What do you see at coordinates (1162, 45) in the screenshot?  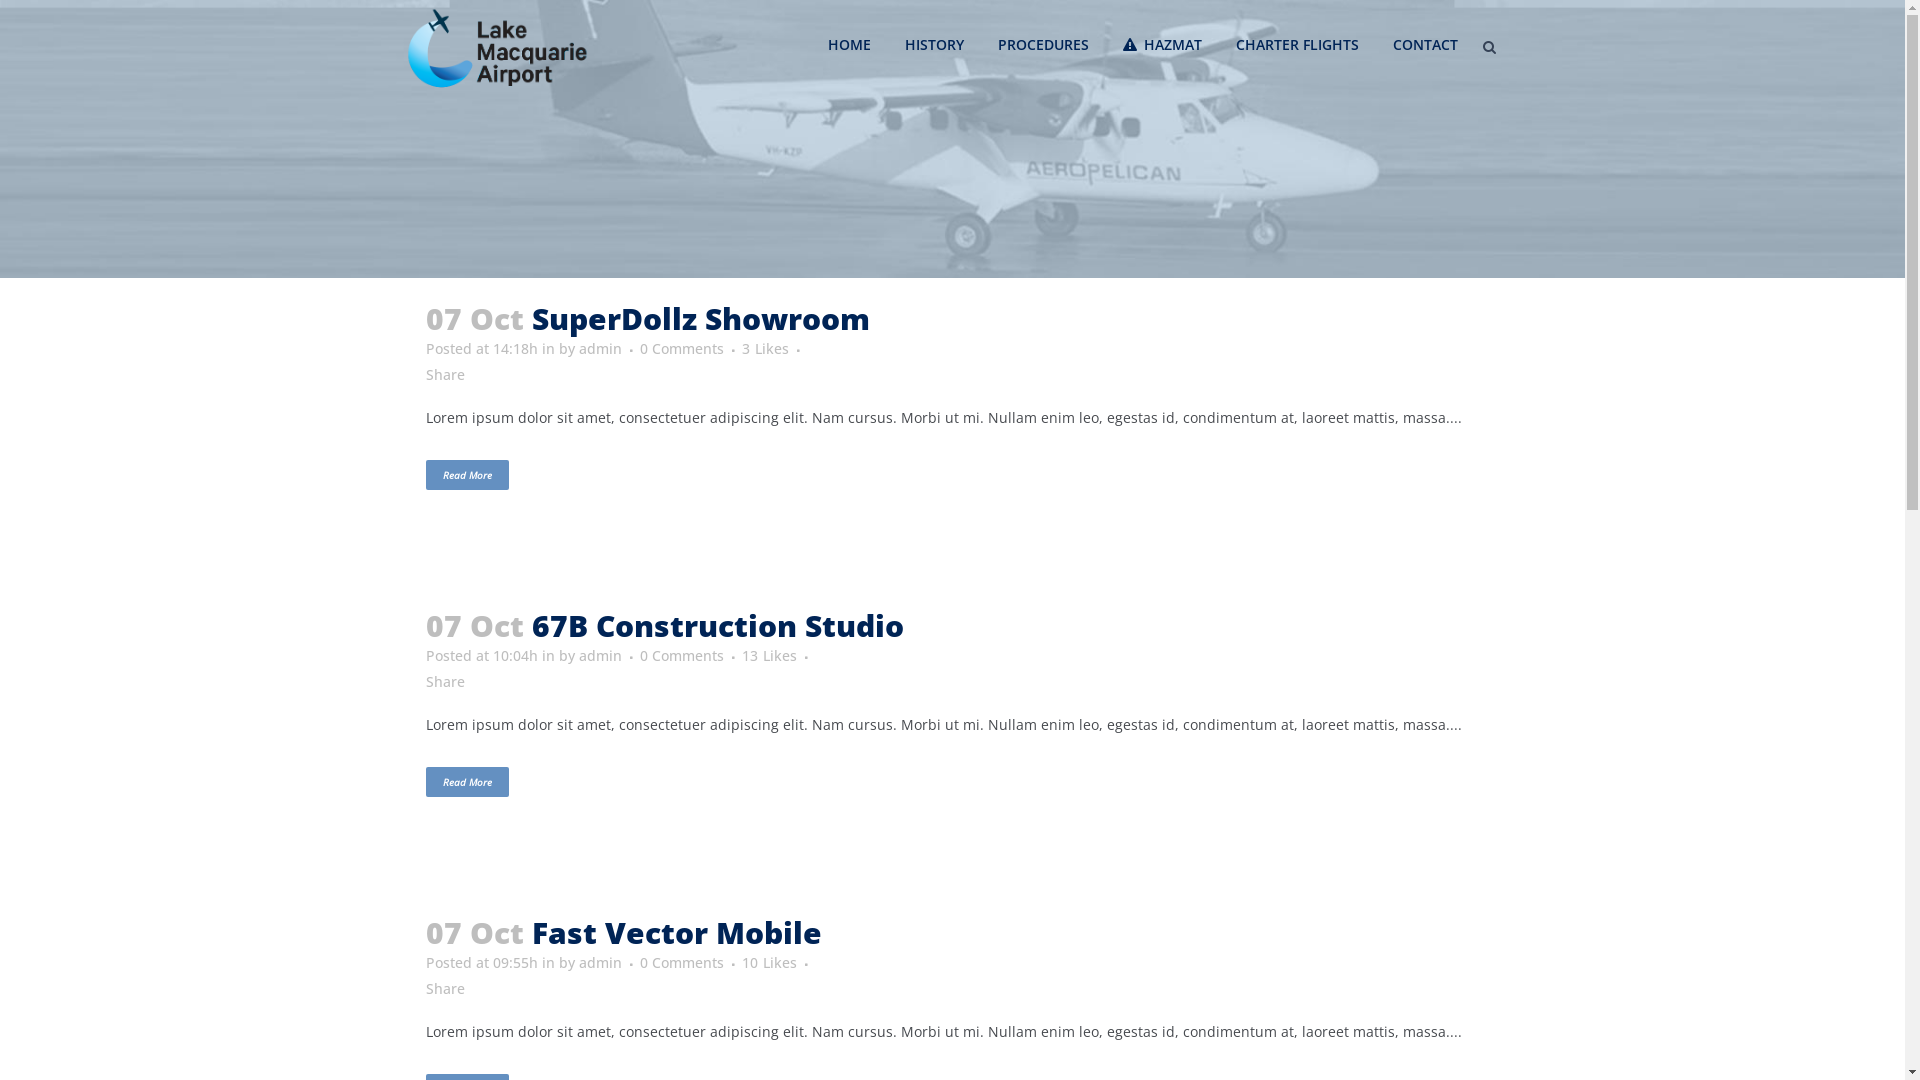 I see `'HAZMAT'` at bounding box center [1162, 45].